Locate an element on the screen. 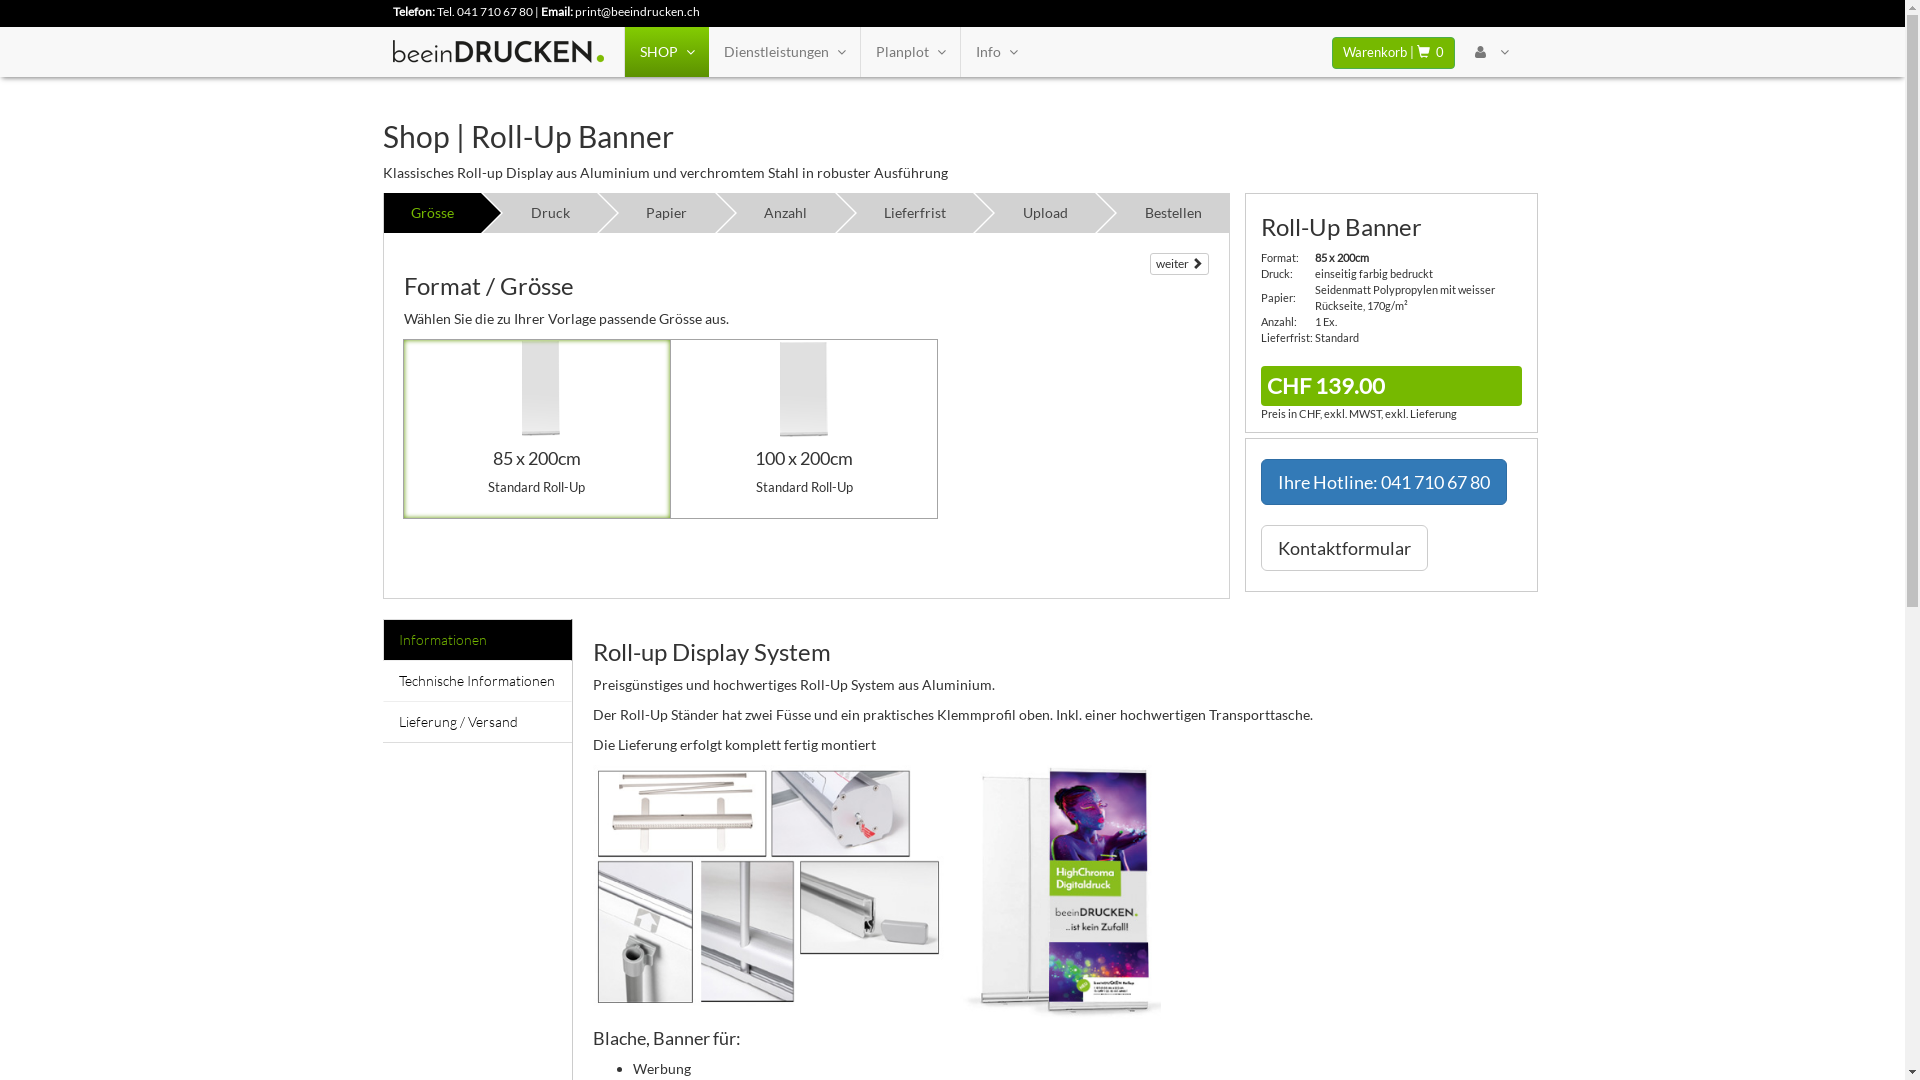 This screenshot has height=1080, width=1920. 'Lieferung / Versand' is located at coordinates (475, 721).